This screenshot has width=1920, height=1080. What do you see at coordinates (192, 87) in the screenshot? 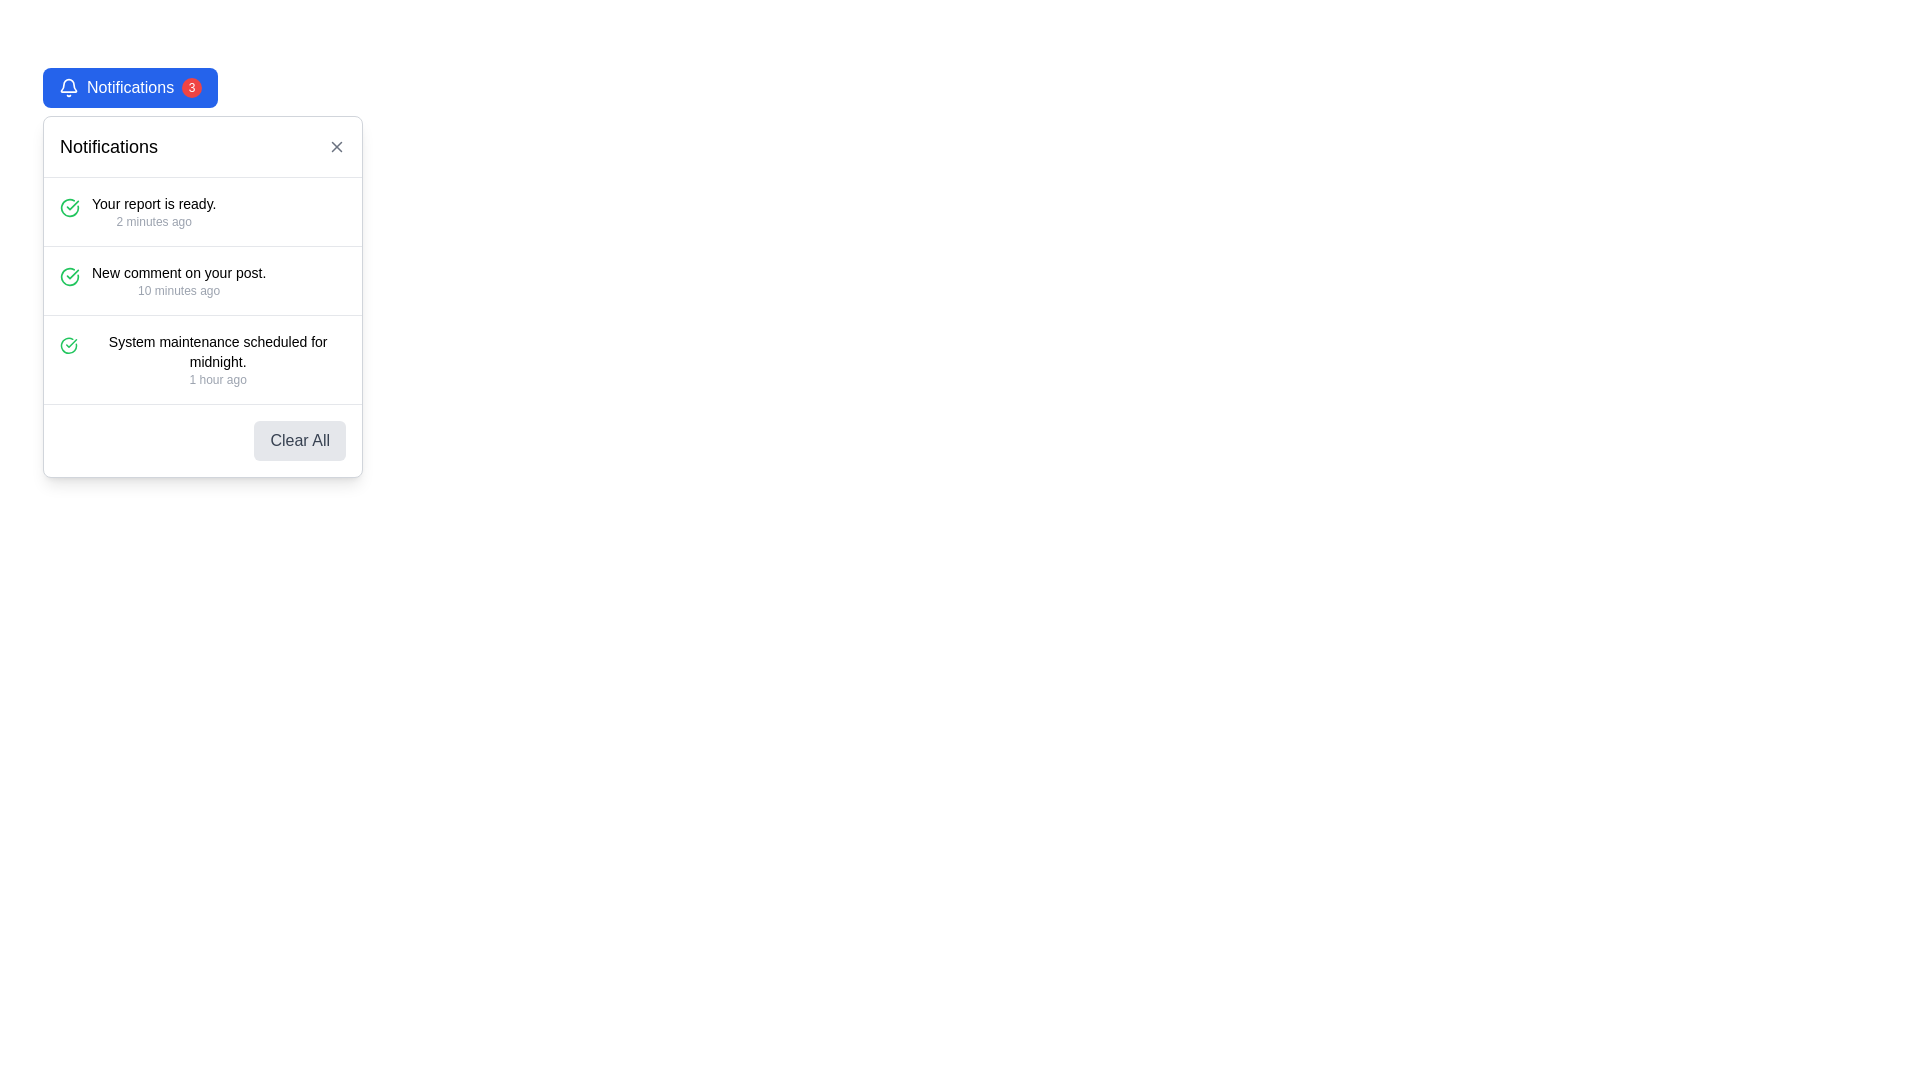
I see `the Badge Notification that indicates three new notifications on the Notifications button` at bounding box center [192, 87].